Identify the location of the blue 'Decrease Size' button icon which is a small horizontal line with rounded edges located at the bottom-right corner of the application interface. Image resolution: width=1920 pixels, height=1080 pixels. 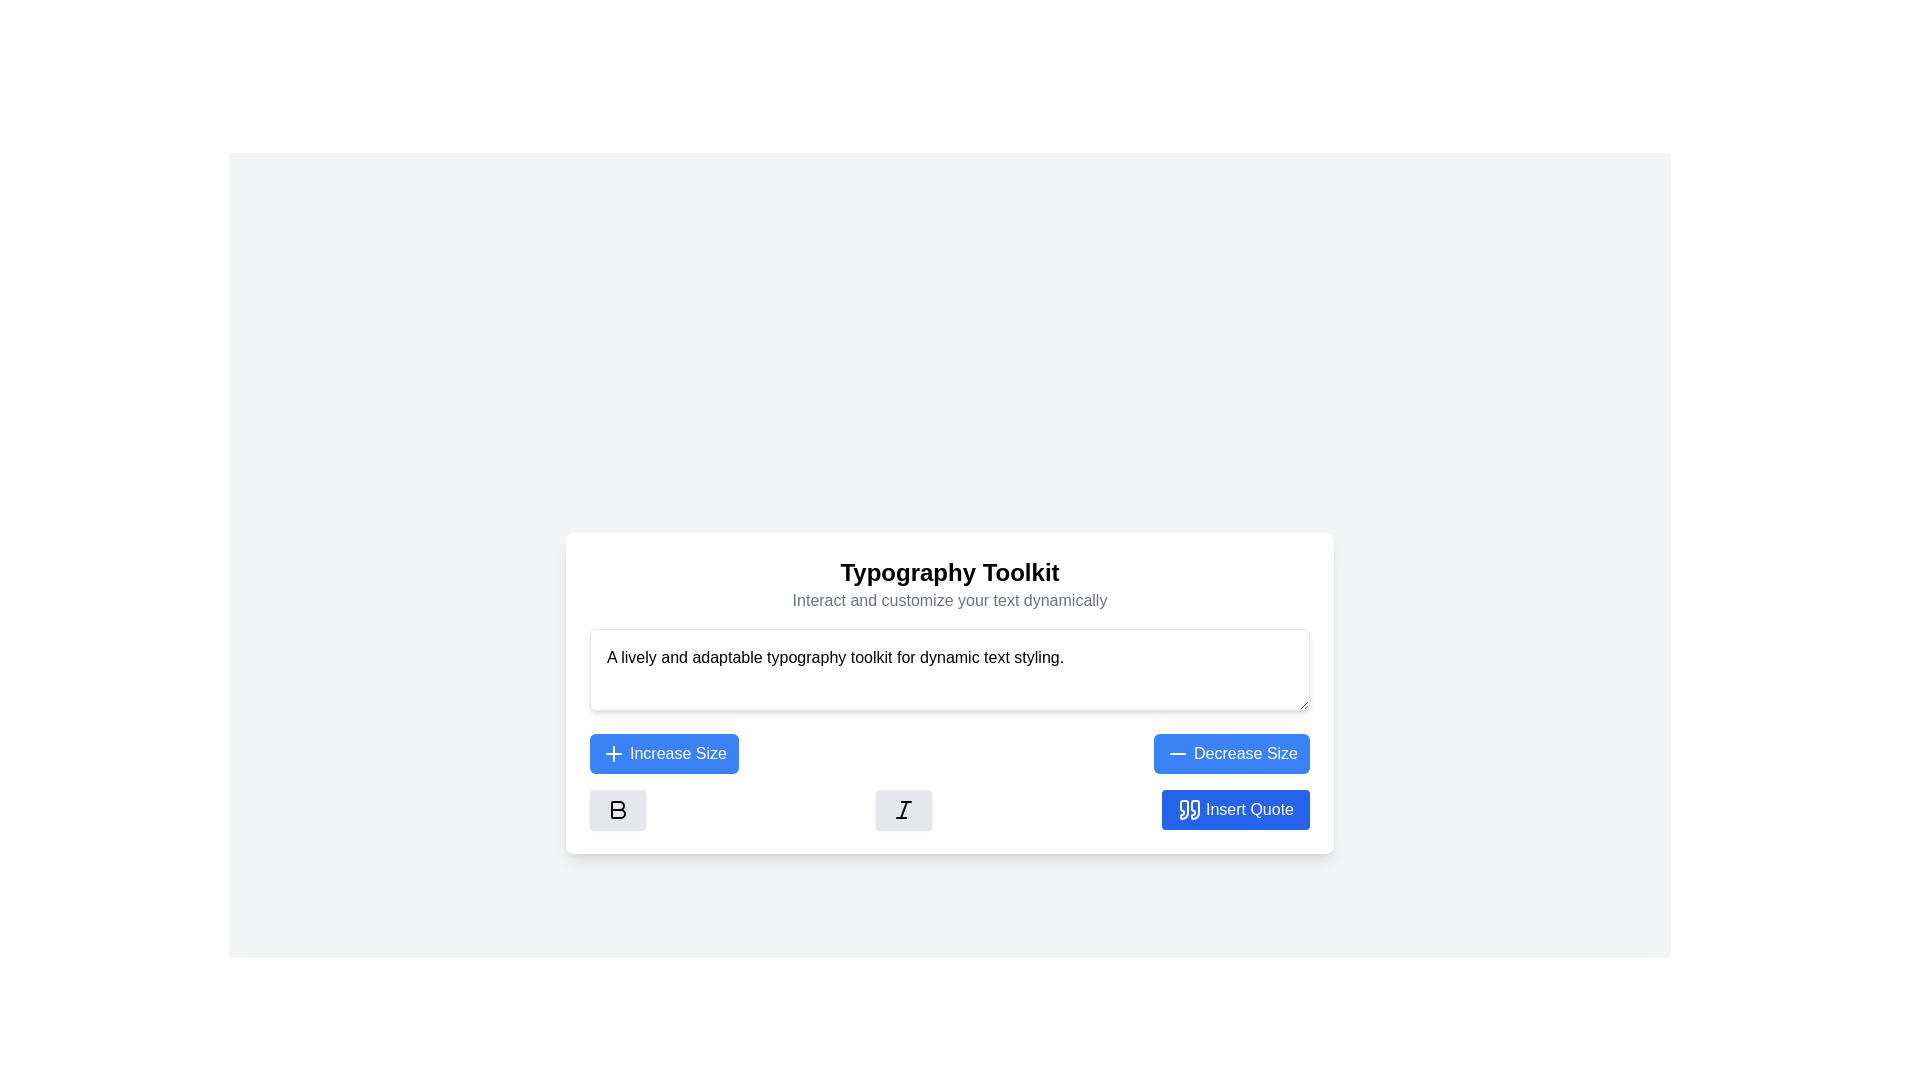
(1177, 753).